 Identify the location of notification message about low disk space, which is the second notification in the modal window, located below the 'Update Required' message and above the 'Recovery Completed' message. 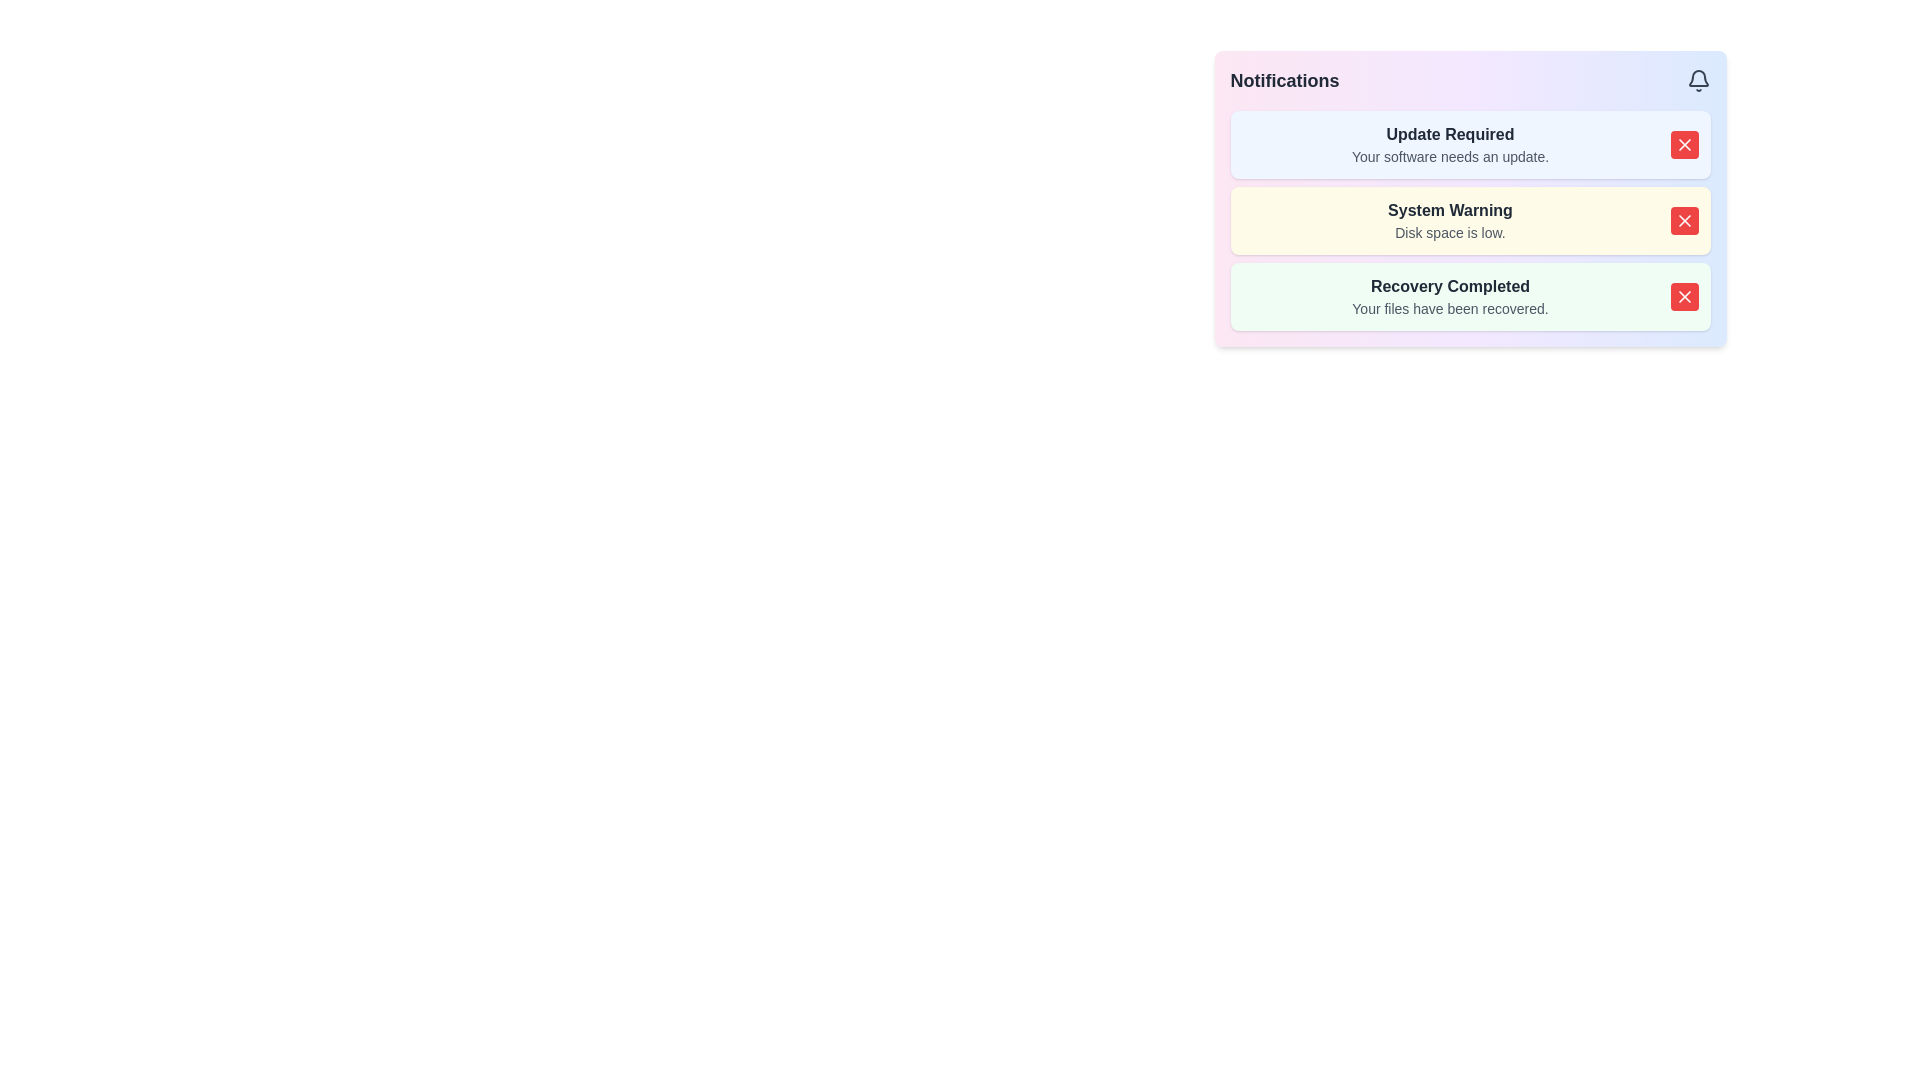
(1470, 199).